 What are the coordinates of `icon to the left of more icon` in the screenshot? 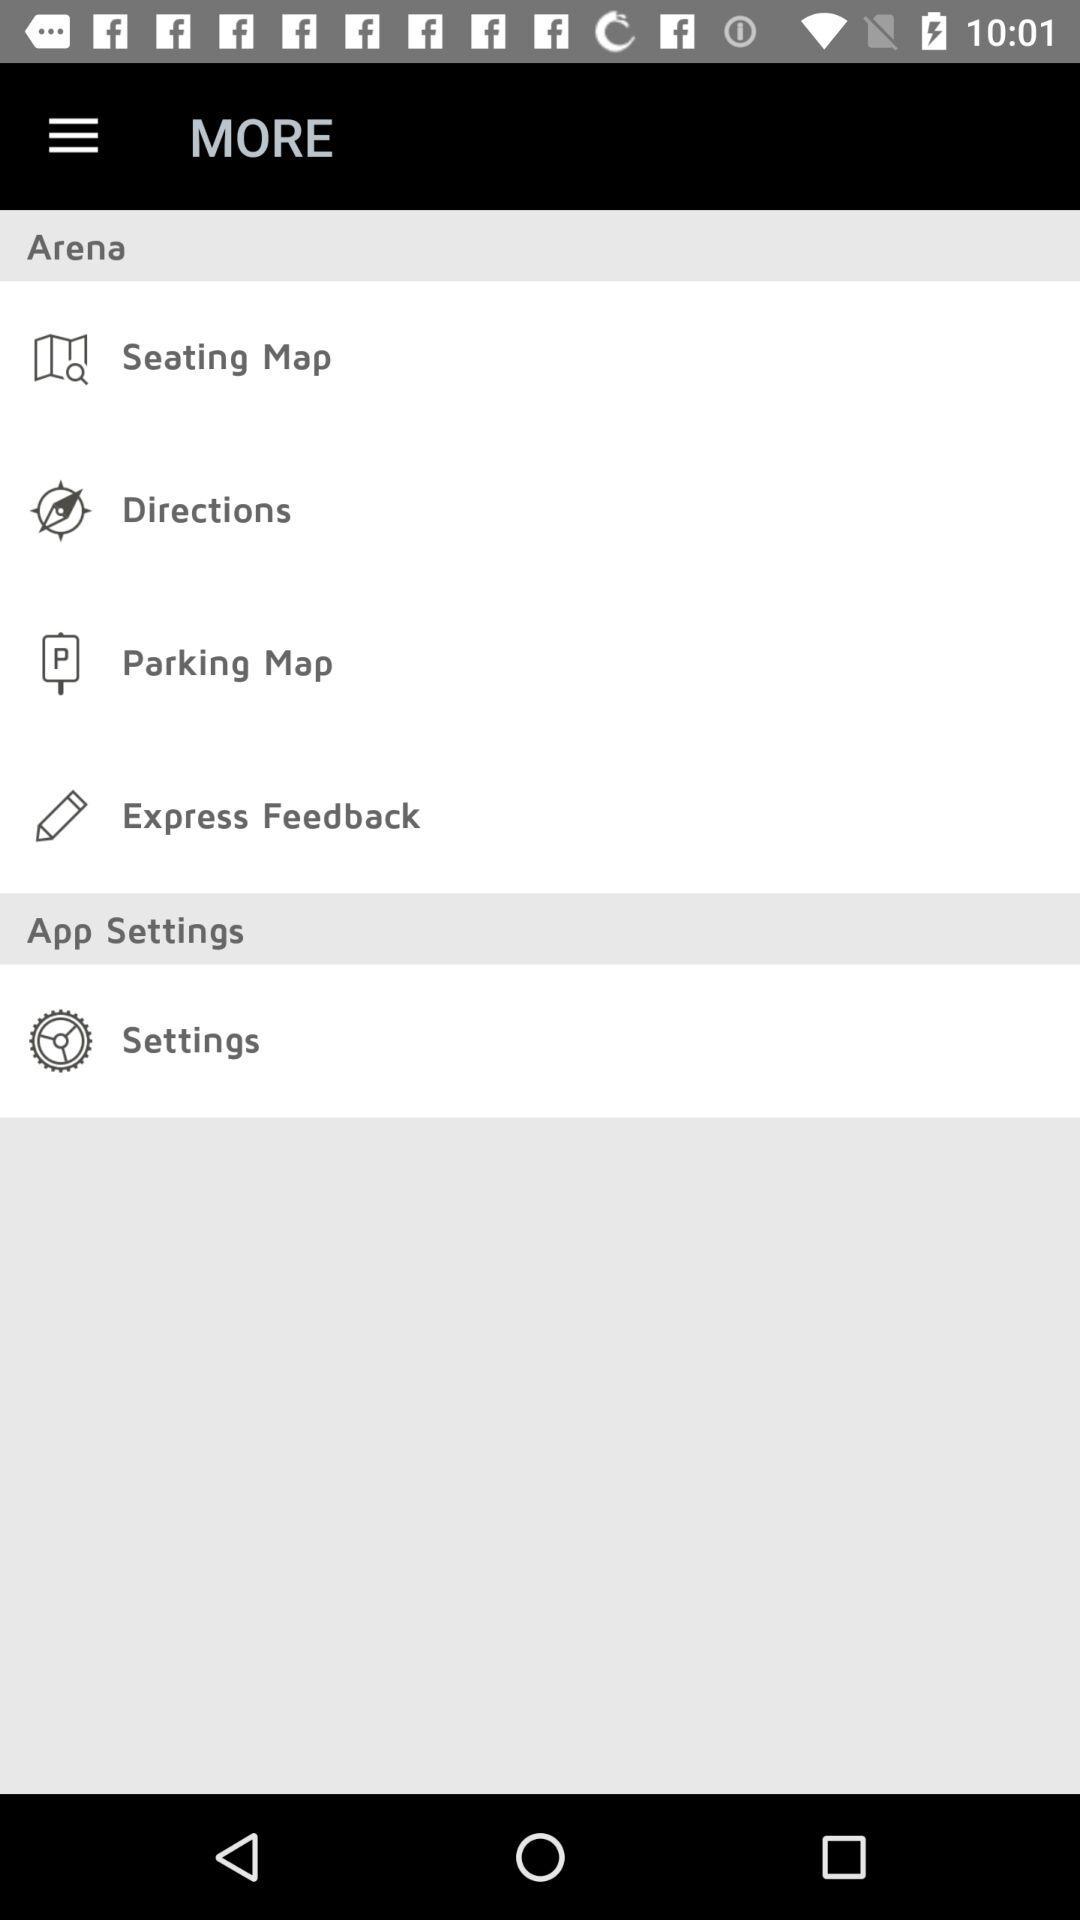 It's located at (72, 135).